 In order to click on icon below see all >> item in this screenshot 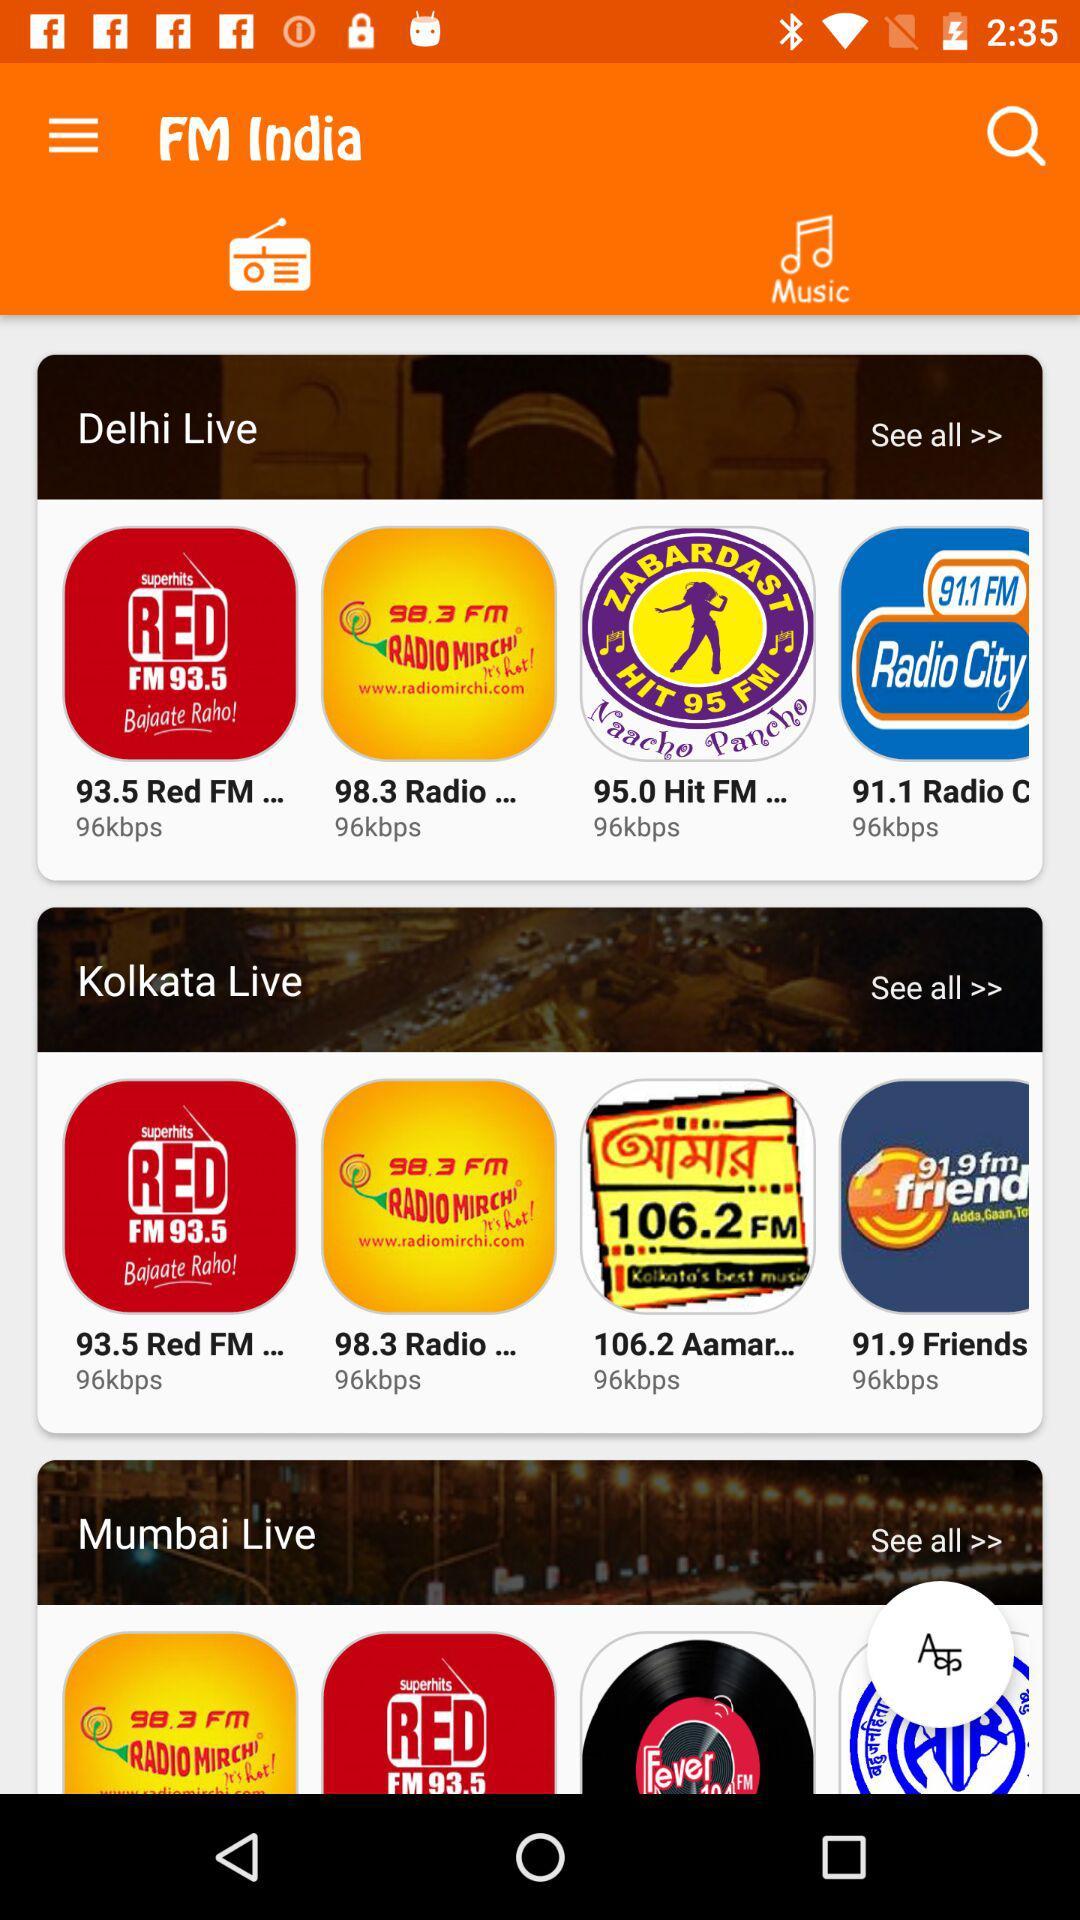, I will do `click(940, 1654)`.